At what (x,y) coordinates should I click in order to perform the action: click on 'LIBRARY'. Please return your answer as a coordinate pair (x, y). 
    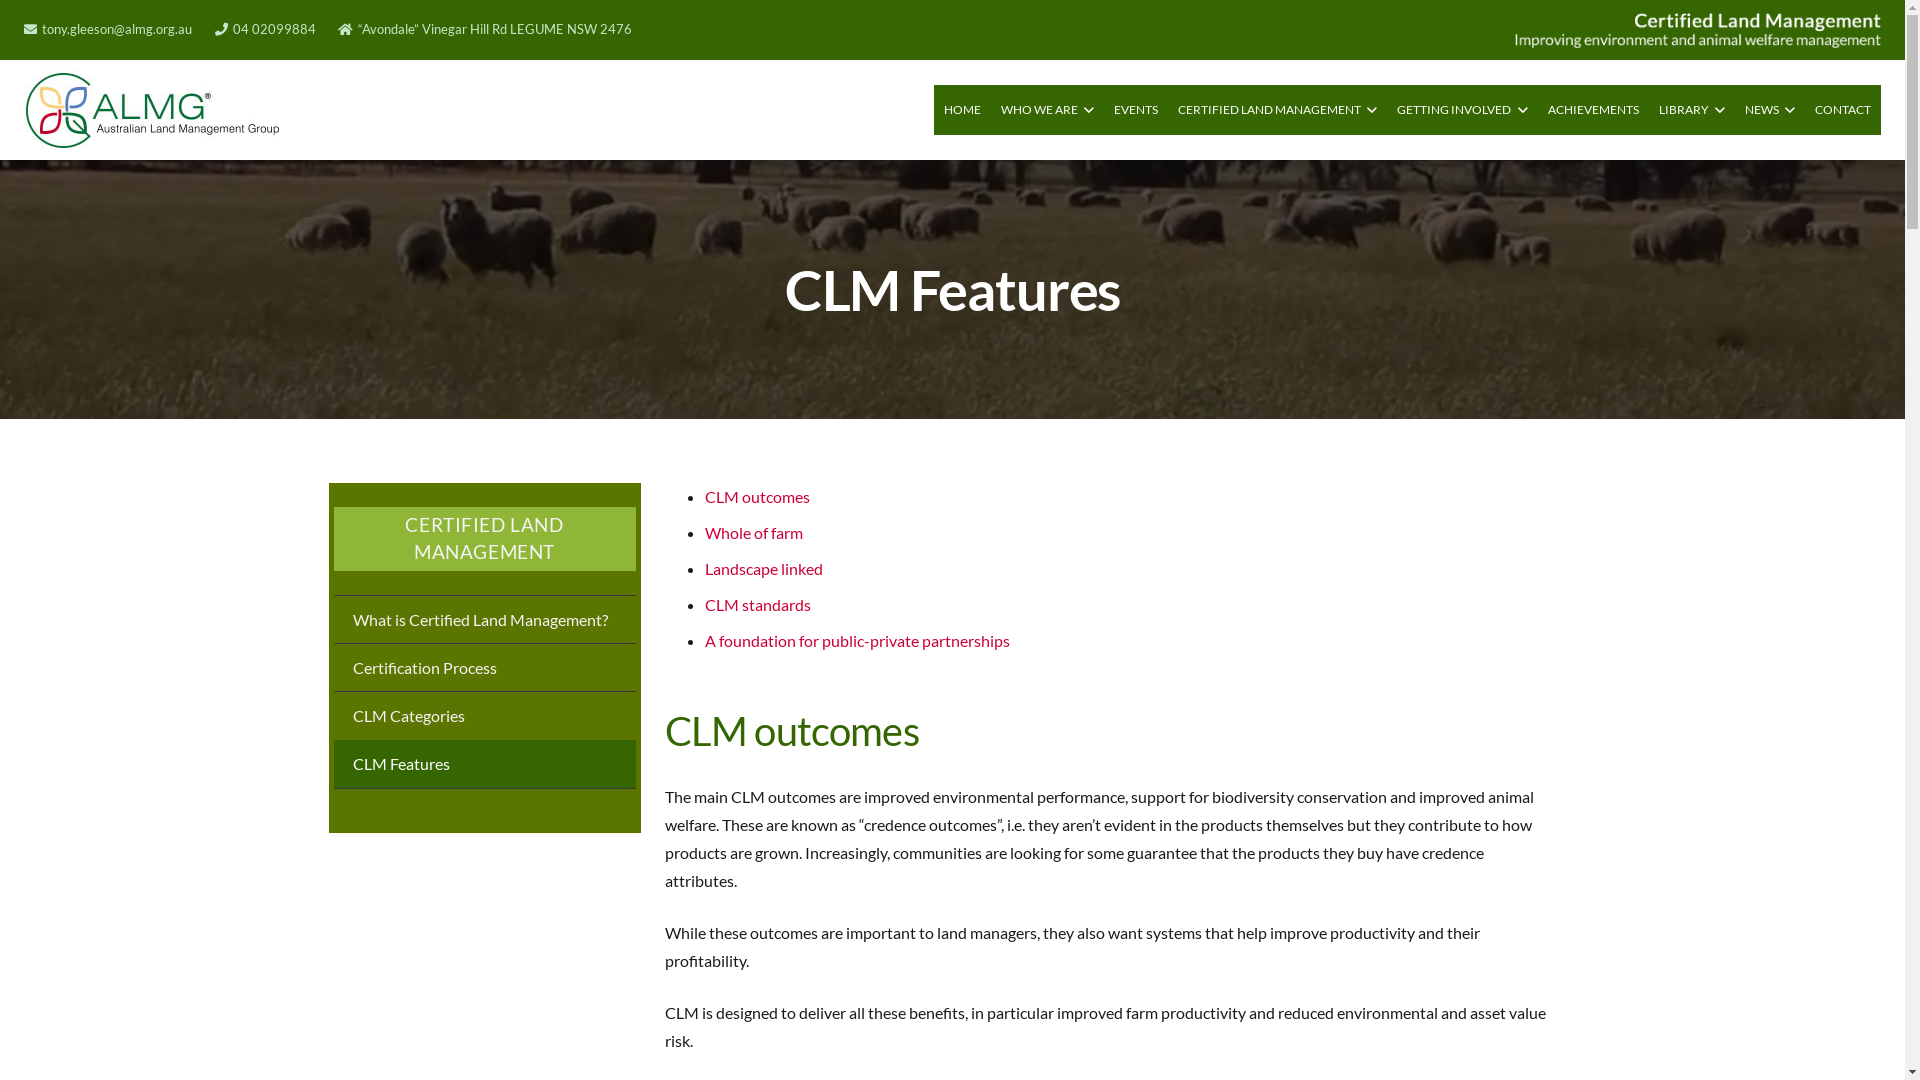
    Looking at the image, I should click on (1691, 110).